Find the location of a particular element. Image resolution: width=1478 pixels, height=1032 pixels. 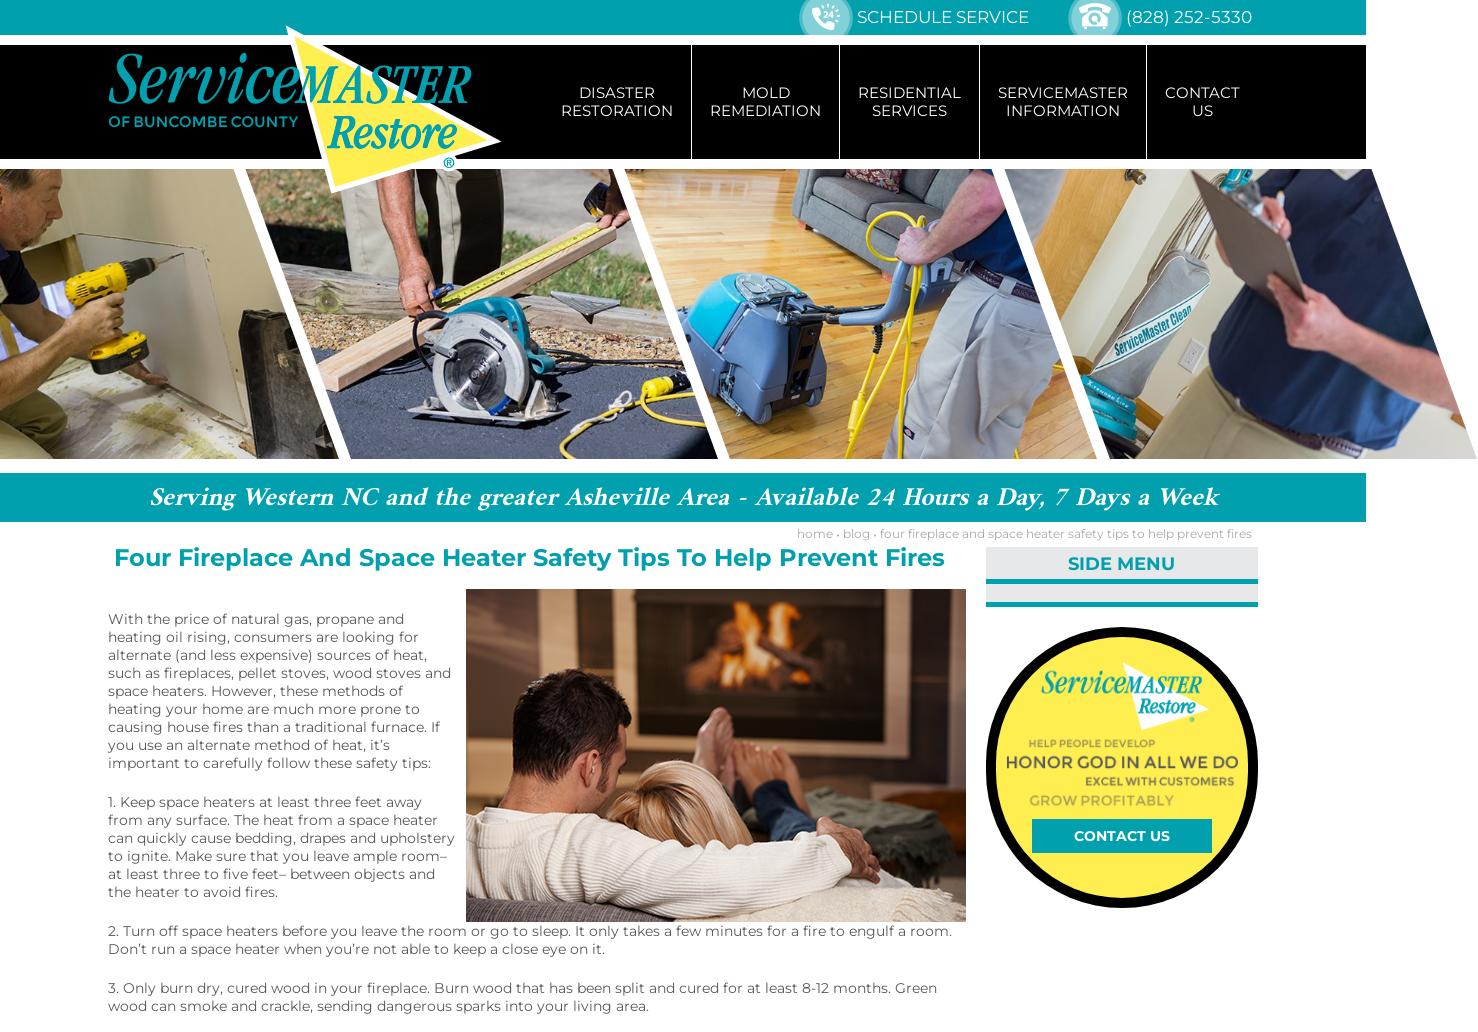

'Contact us' is located at coordinates (1120, 834).